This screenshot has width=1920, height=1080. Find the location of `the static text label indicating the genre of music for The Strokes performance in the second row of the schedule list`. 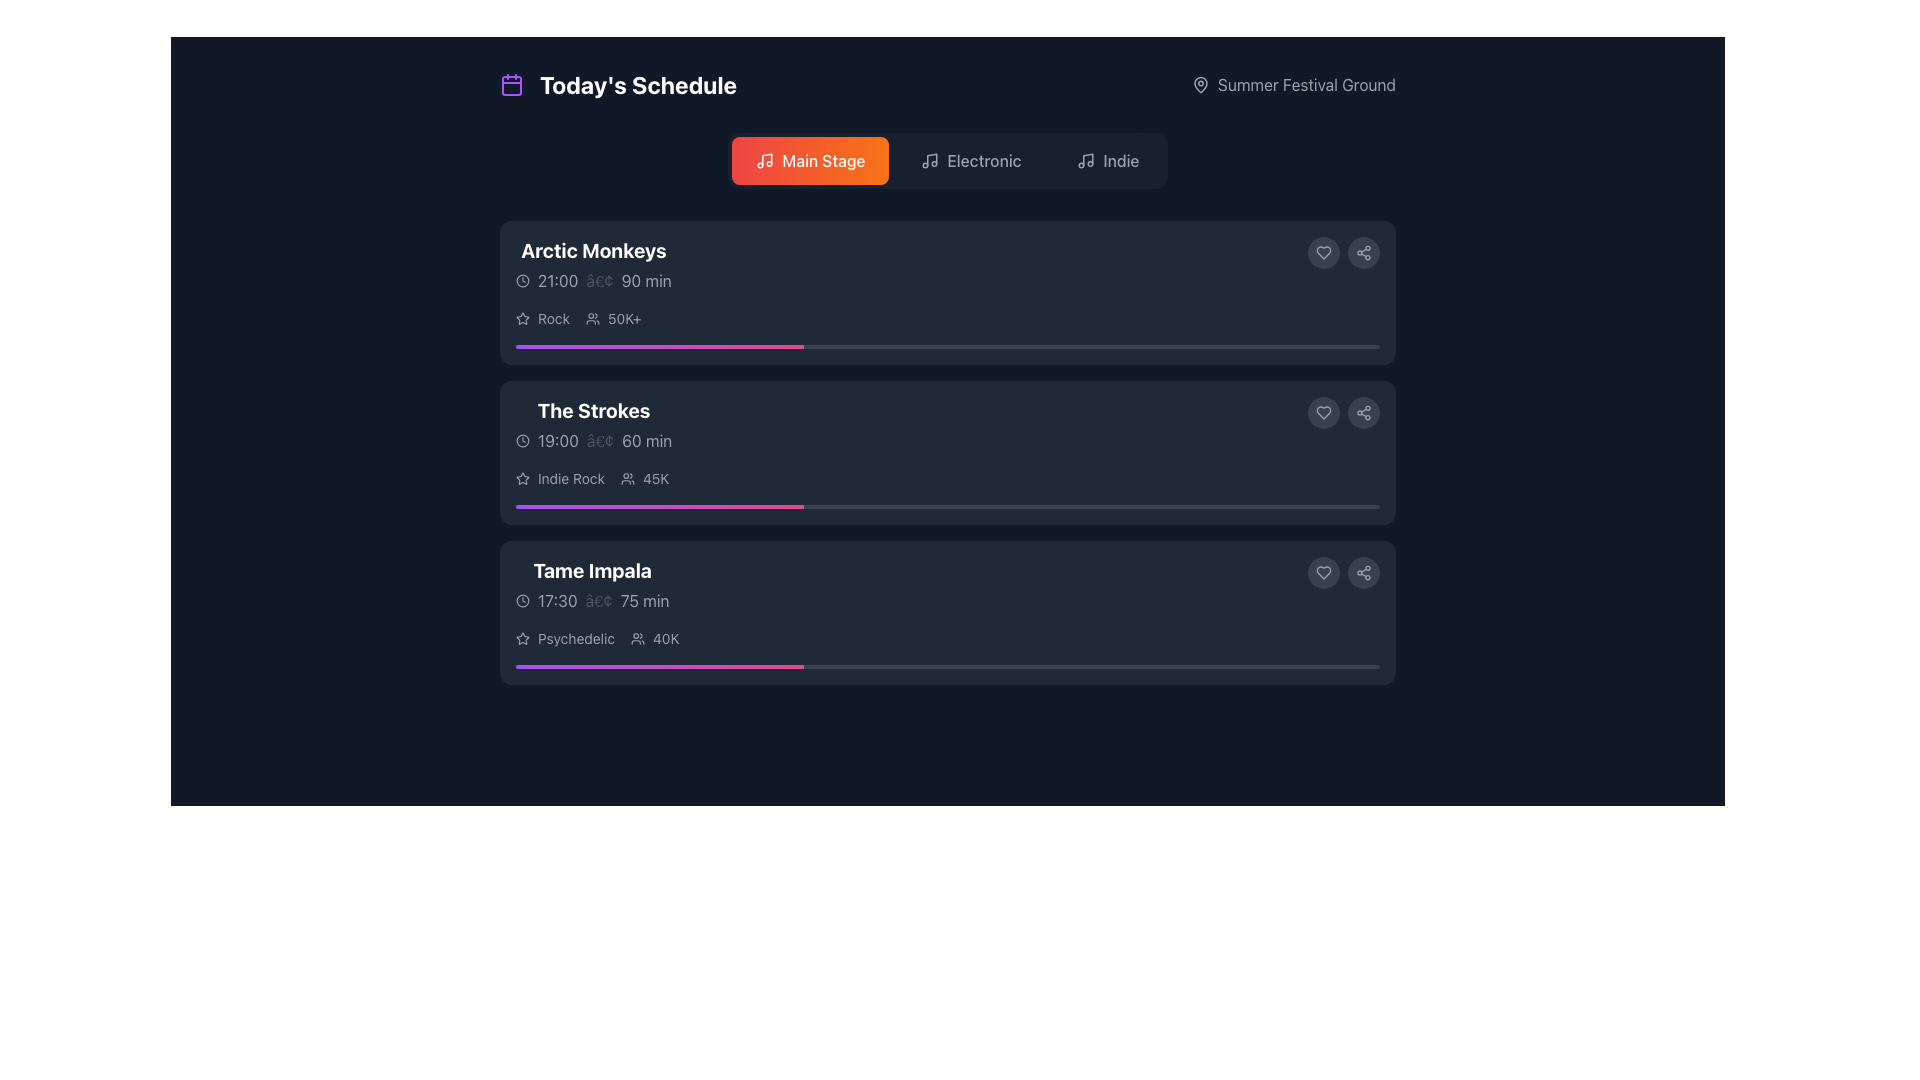

the static text label indicating the genre of music for The Strokes performance in the second row of the schedule list is located at coordinates (570, 478).